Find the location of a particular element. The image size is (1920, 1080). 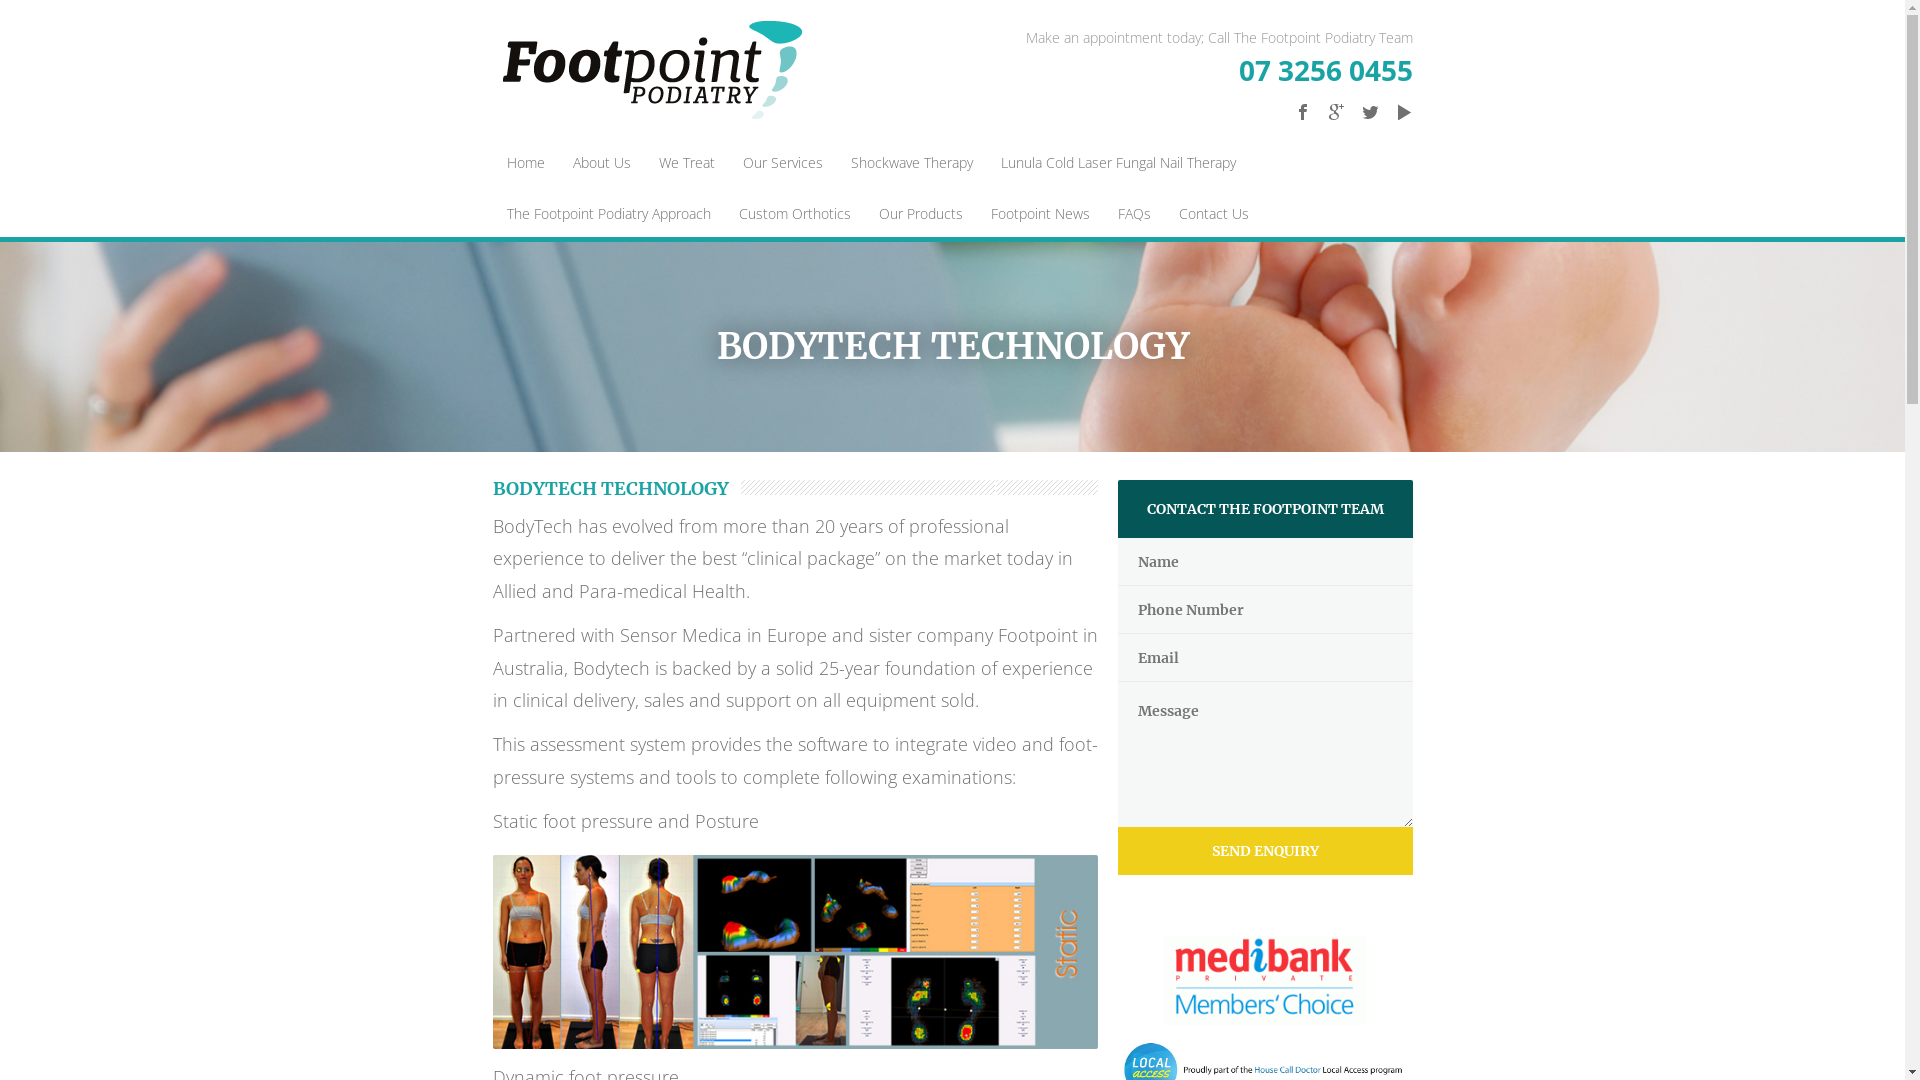

'Shockwave Therapy' is located at coordinates (910, 164).